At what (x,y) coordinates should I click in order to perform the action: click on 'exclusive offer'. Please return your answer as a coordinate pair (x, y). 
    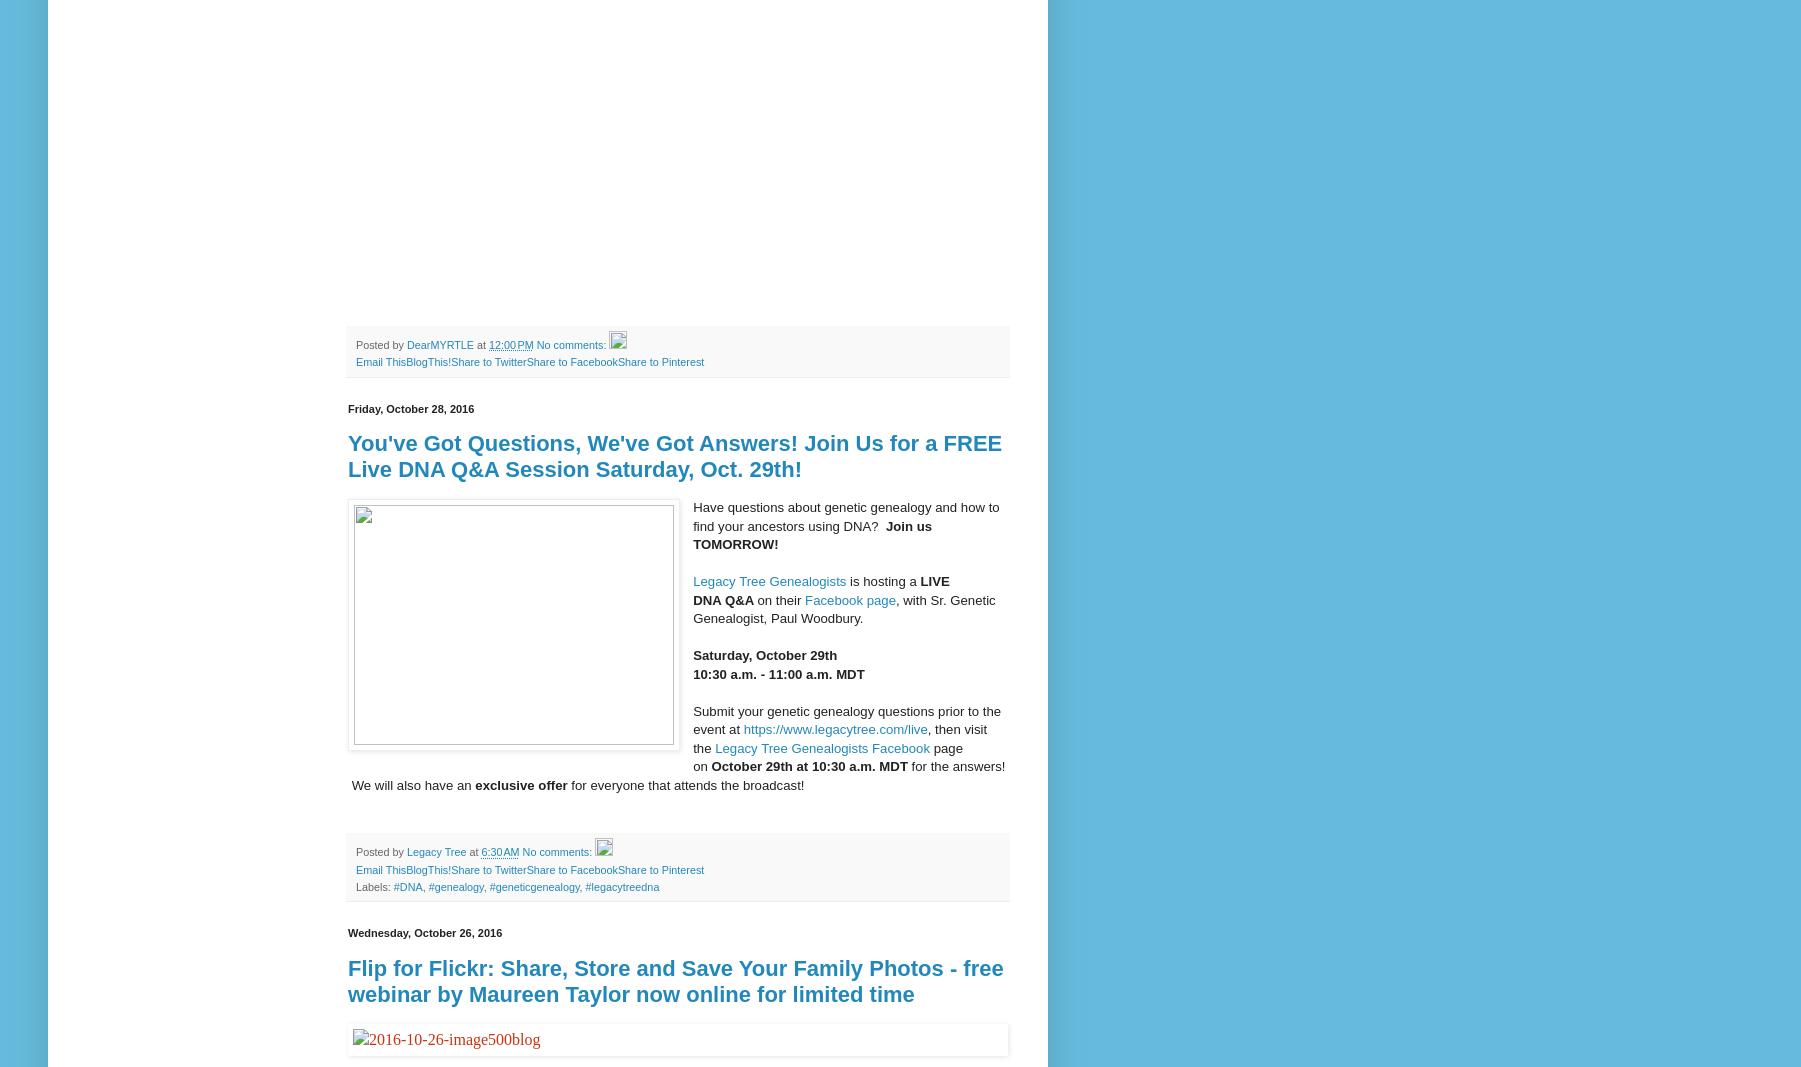
    Looking at the image, I should click on (523, 783).